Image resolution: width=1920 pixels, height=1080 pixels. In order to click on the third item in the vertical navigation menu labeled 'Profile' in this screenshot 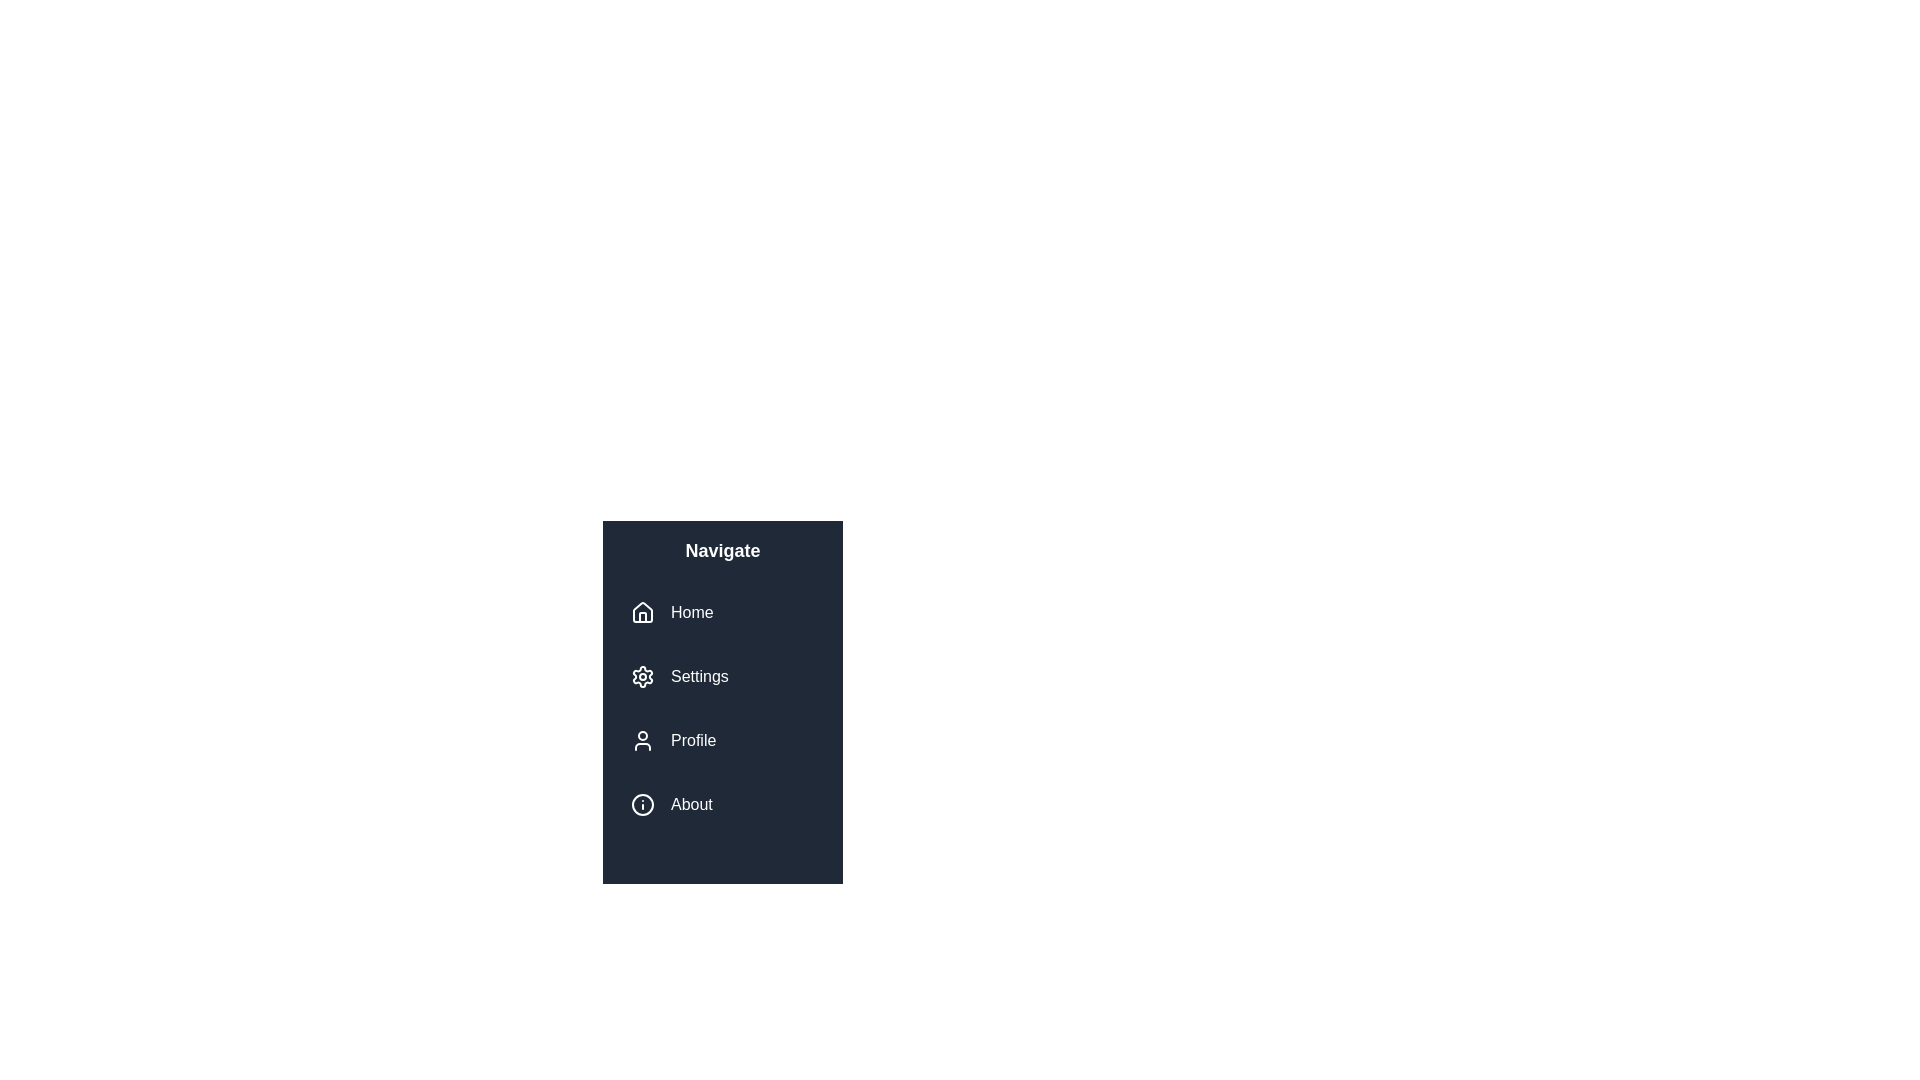, I will do `click(693, 740)`.